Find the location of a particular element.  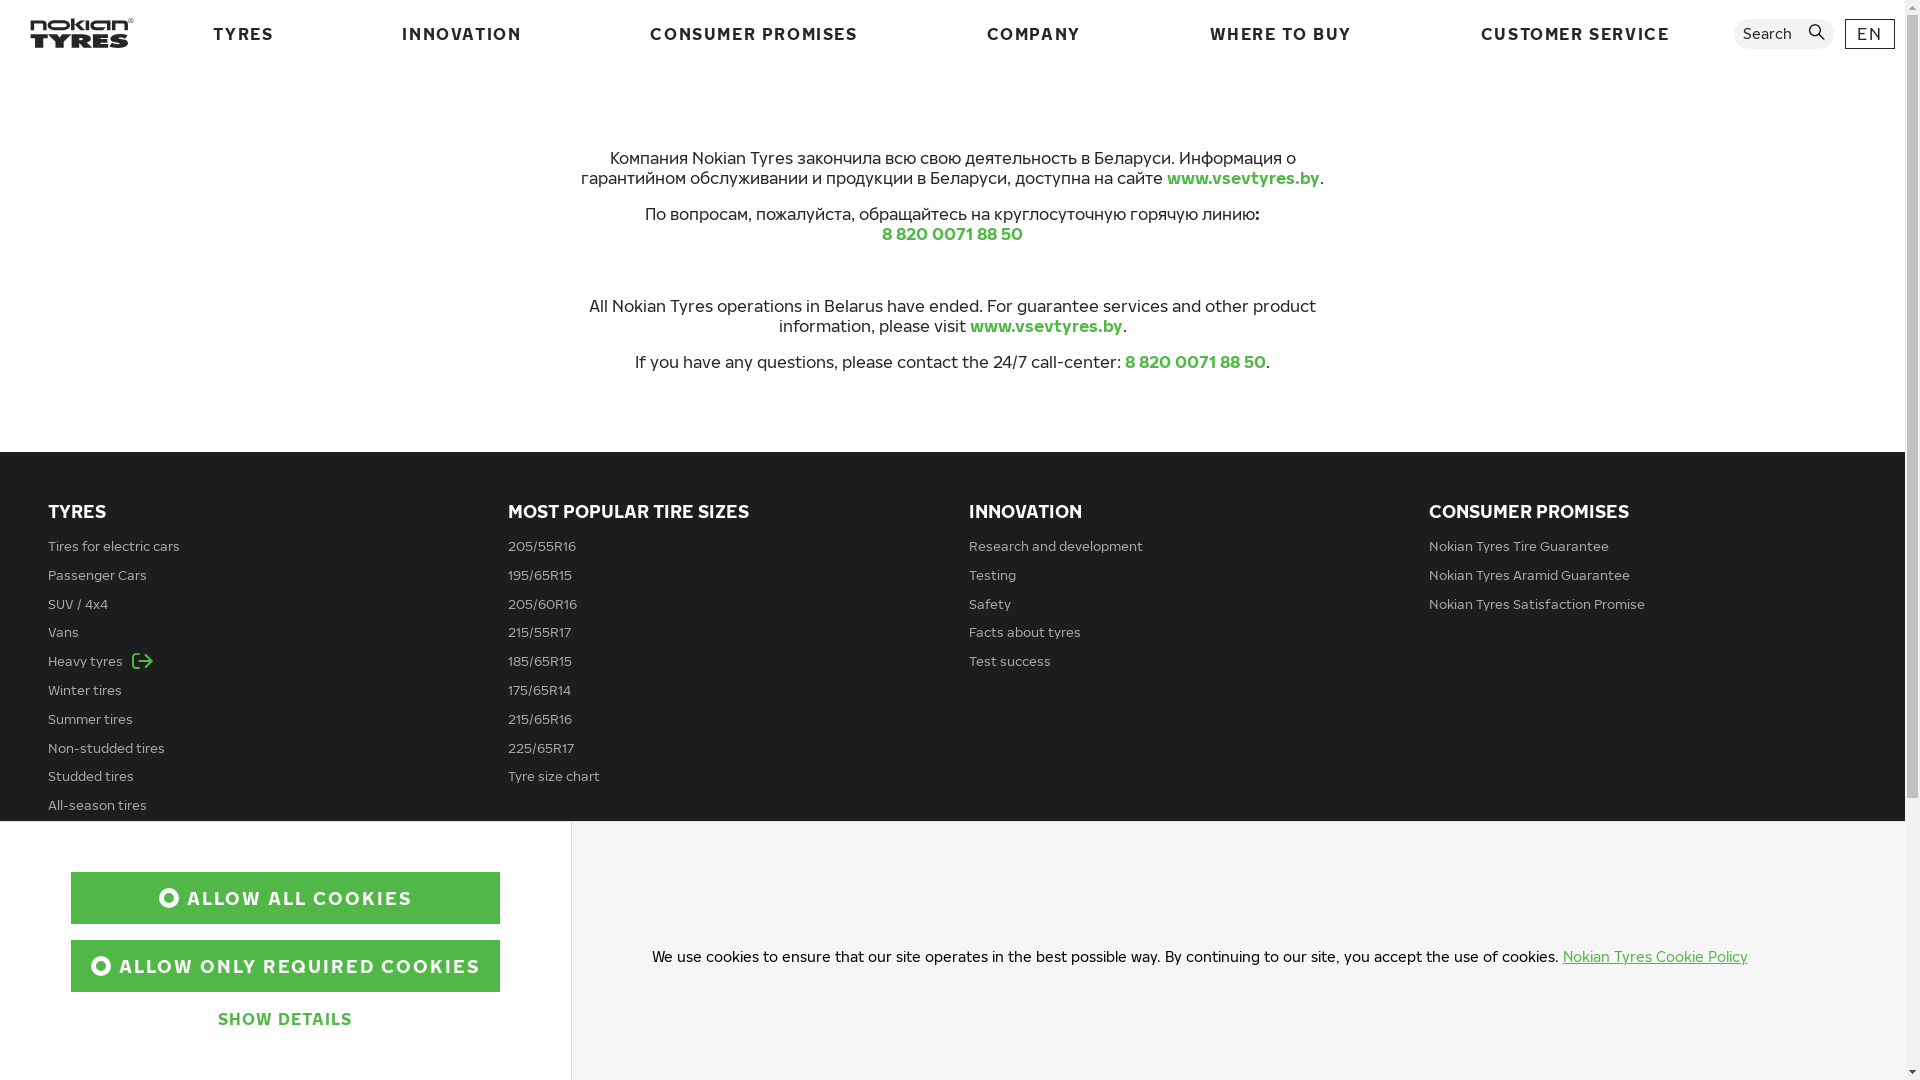

'www.vsevtyres.by' is located at coordinates (1242, 176).